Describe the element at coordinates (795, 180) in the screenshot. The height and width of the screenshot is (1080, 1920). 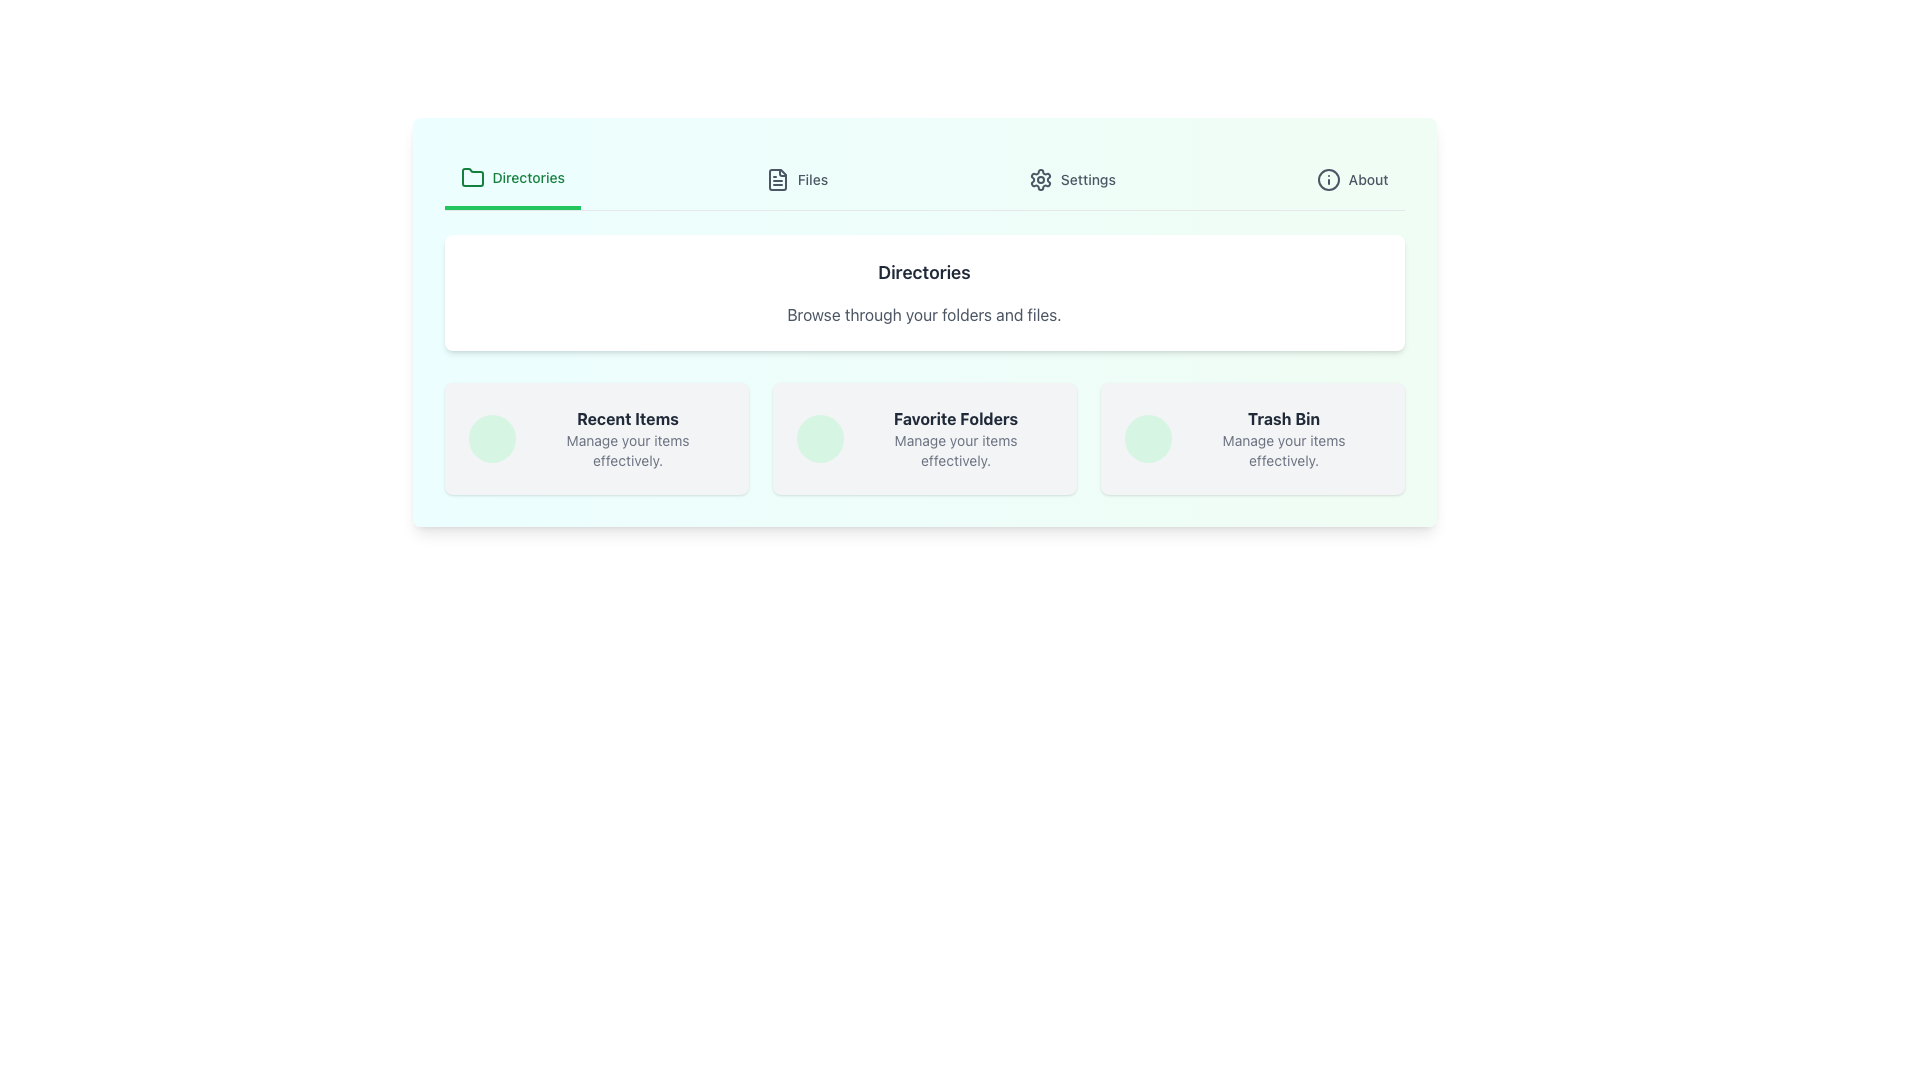
I see `the file management button located in the navigation bar, positioned between 'Directories' and 'Settings'` at that location.